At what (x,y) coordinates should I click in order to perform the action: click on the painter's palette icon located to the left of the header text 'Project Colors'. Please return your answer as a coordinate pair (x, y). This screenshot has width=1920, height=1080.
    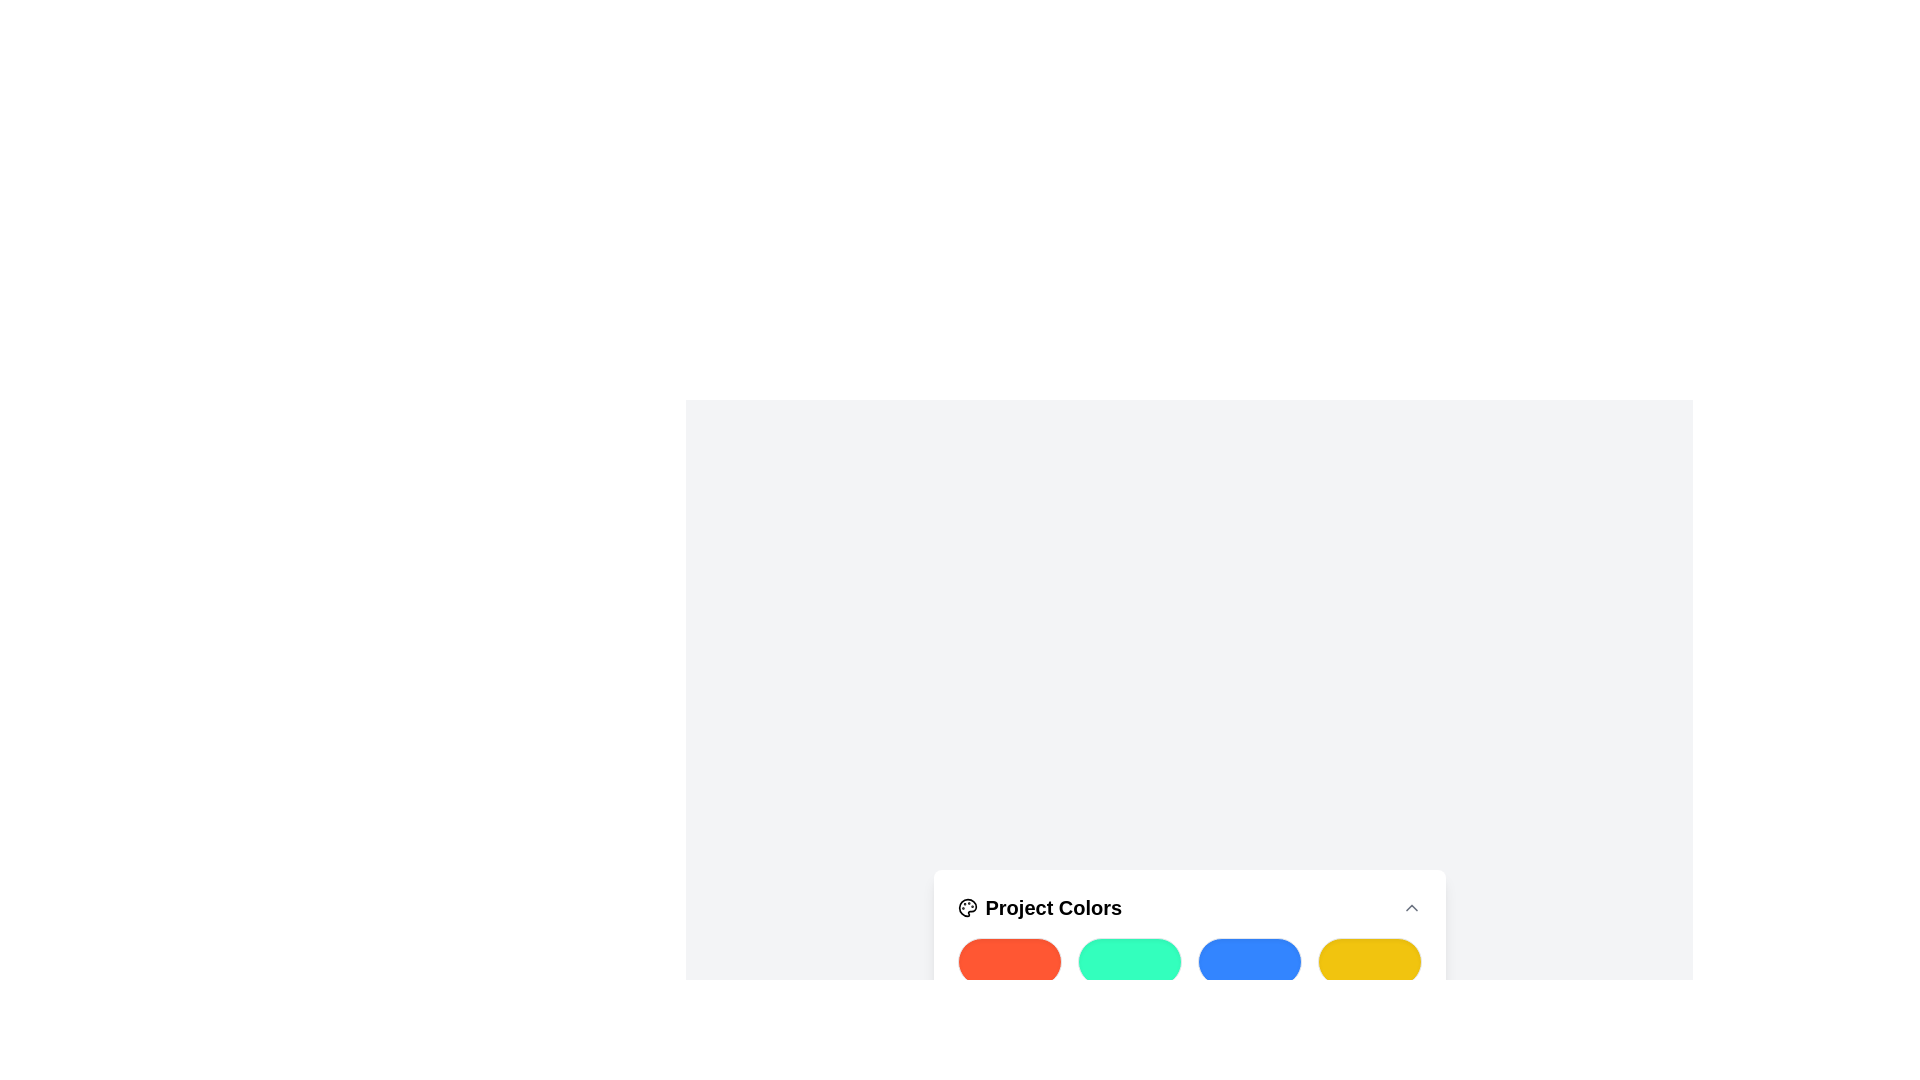
    Looking at the image, I should click on (967, 907).